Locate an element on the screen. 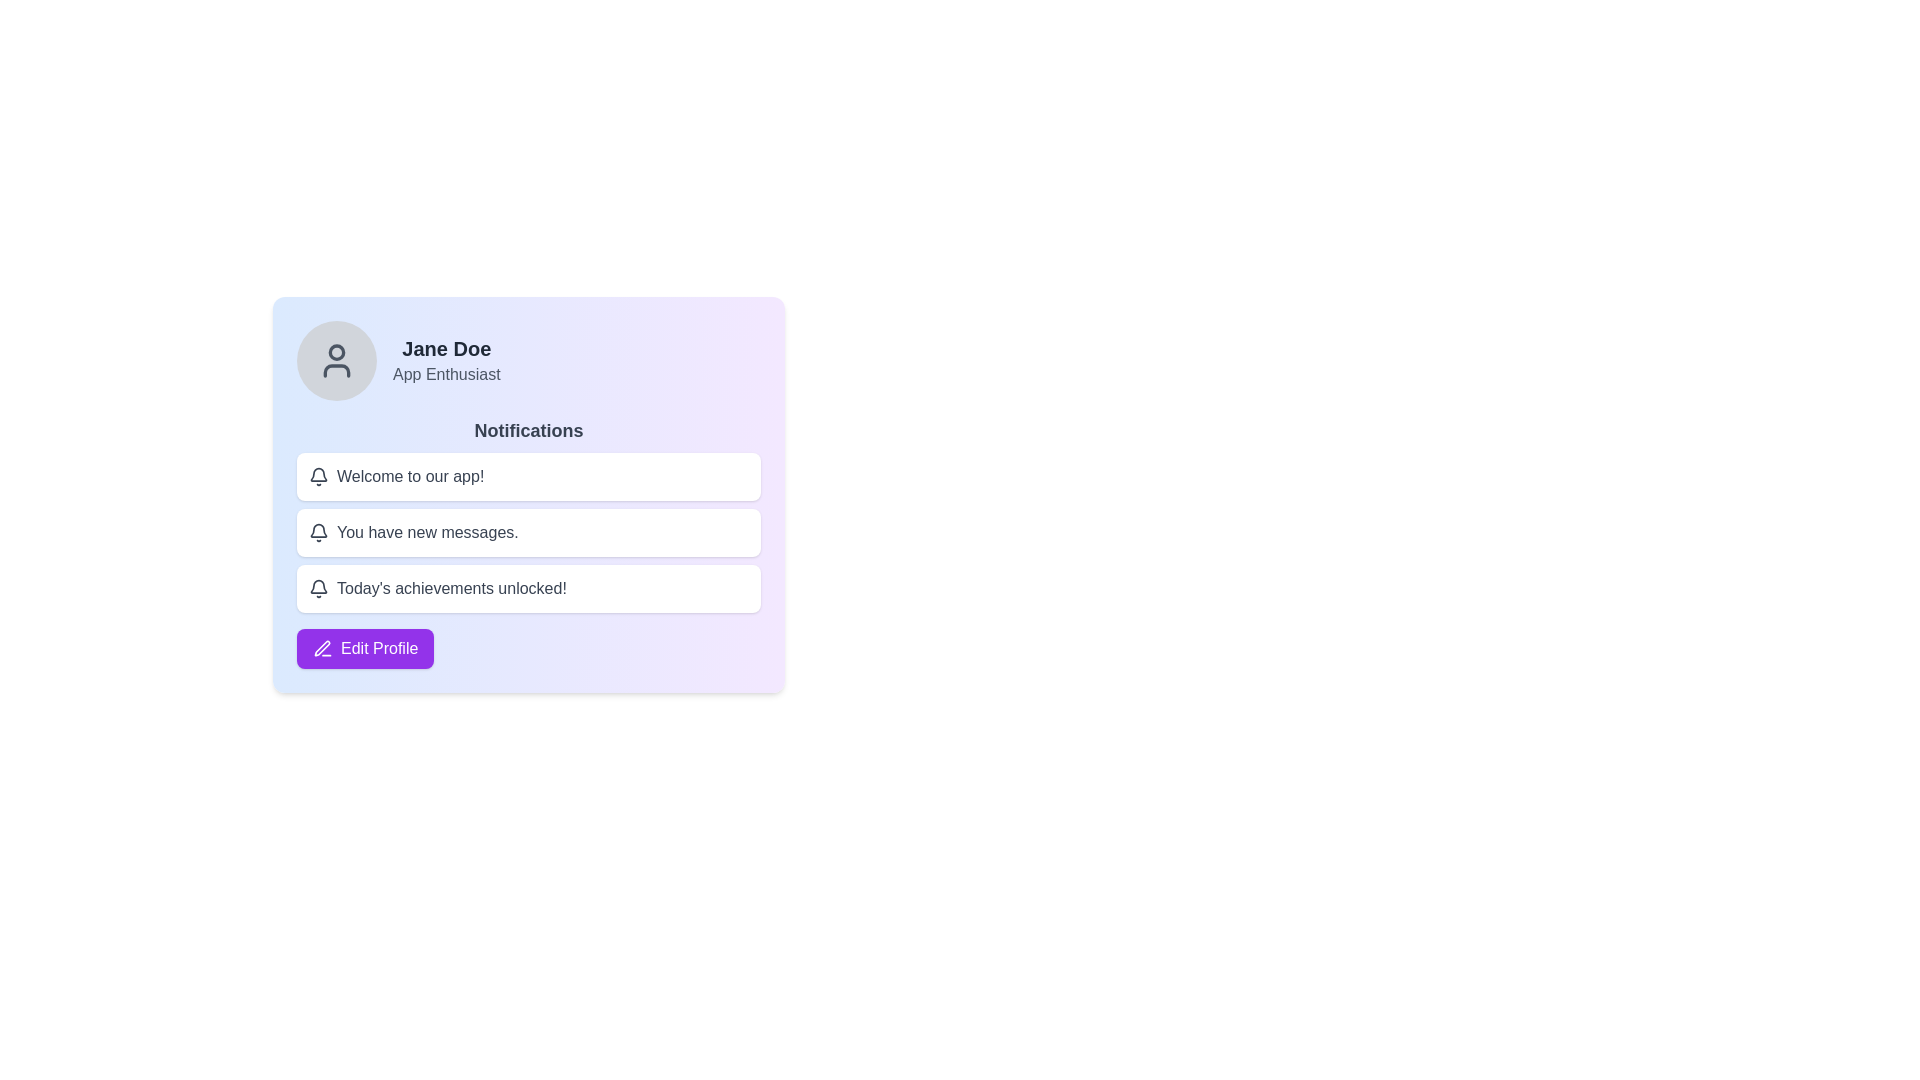 This screenshot has width=1920, height=1080. the pen icon located within the 'Edit Profile' button, which is positioned at the bottom of a card-like interface is located at coordinates (322, 648).